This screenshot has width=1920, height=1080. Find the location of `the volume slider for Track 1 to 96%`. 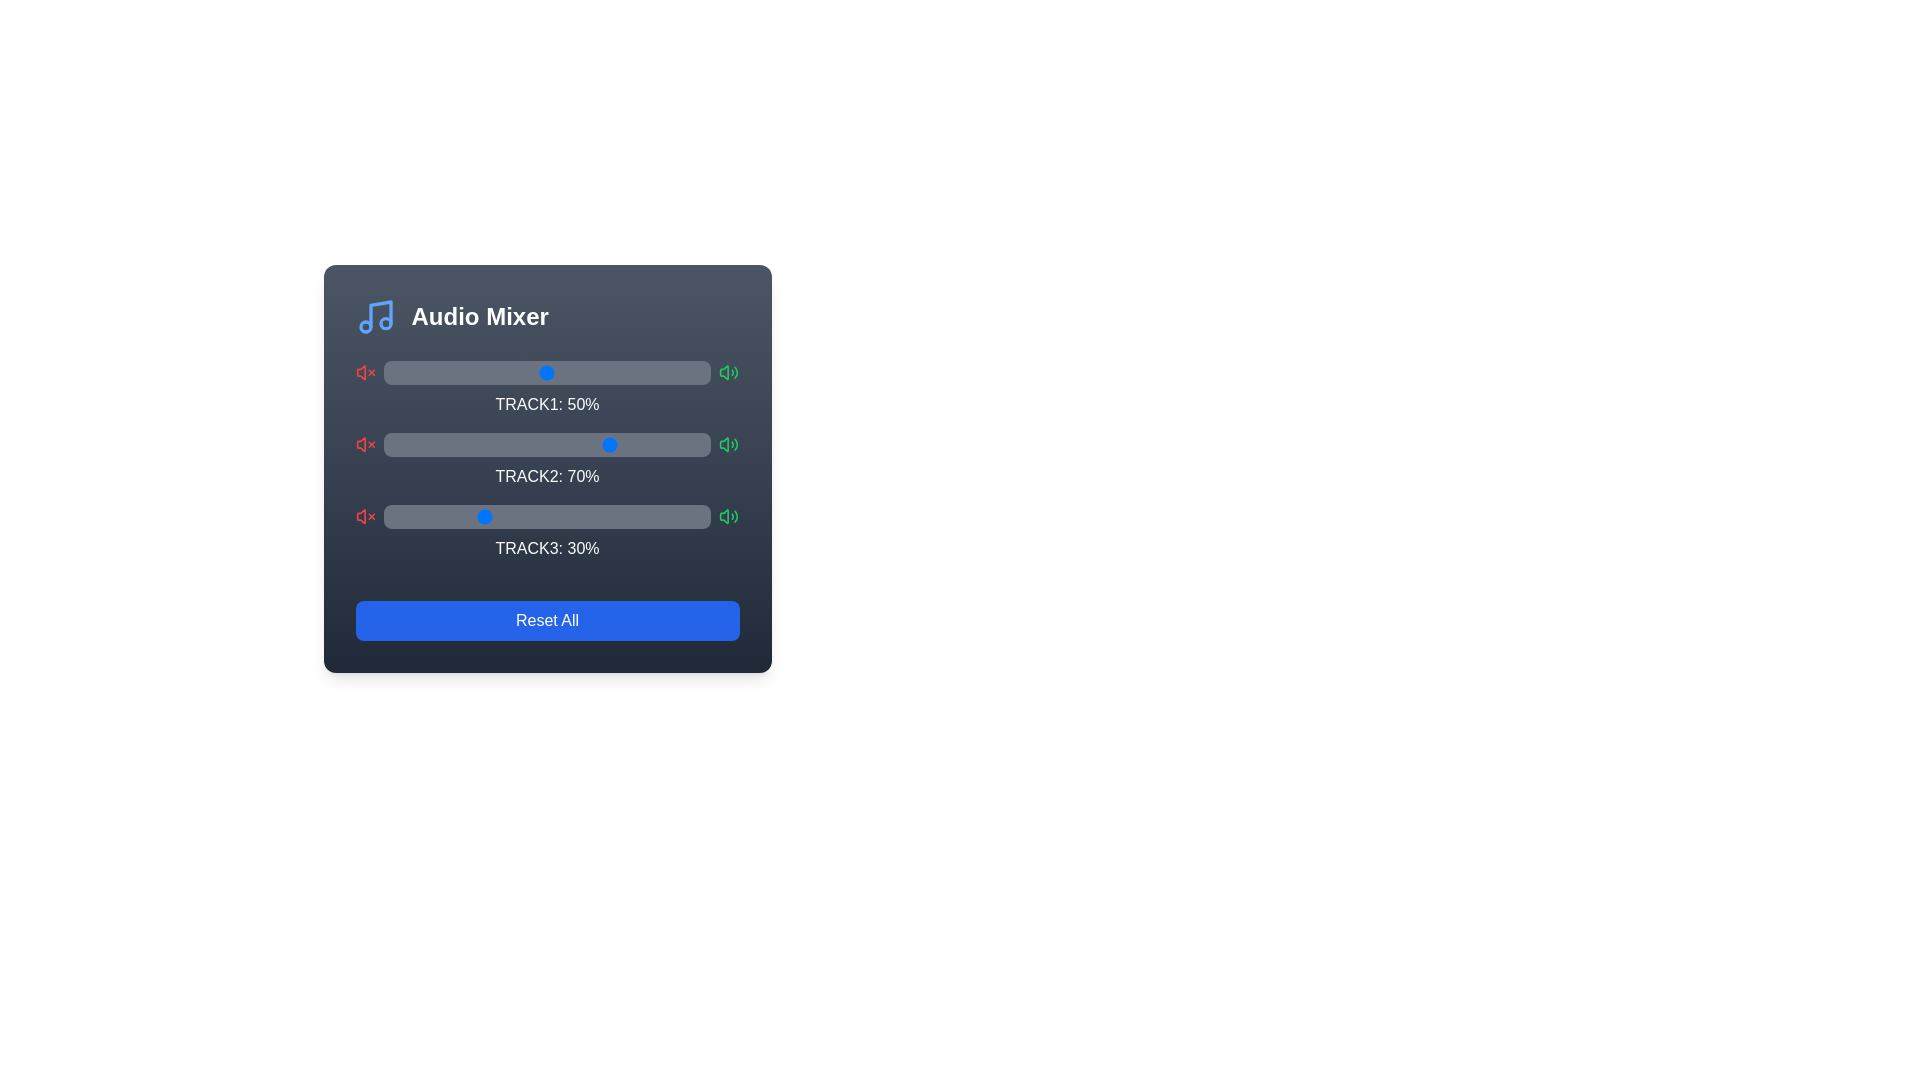

the volume slider for Track 1 to 96% is located at coordinates (697, 373).